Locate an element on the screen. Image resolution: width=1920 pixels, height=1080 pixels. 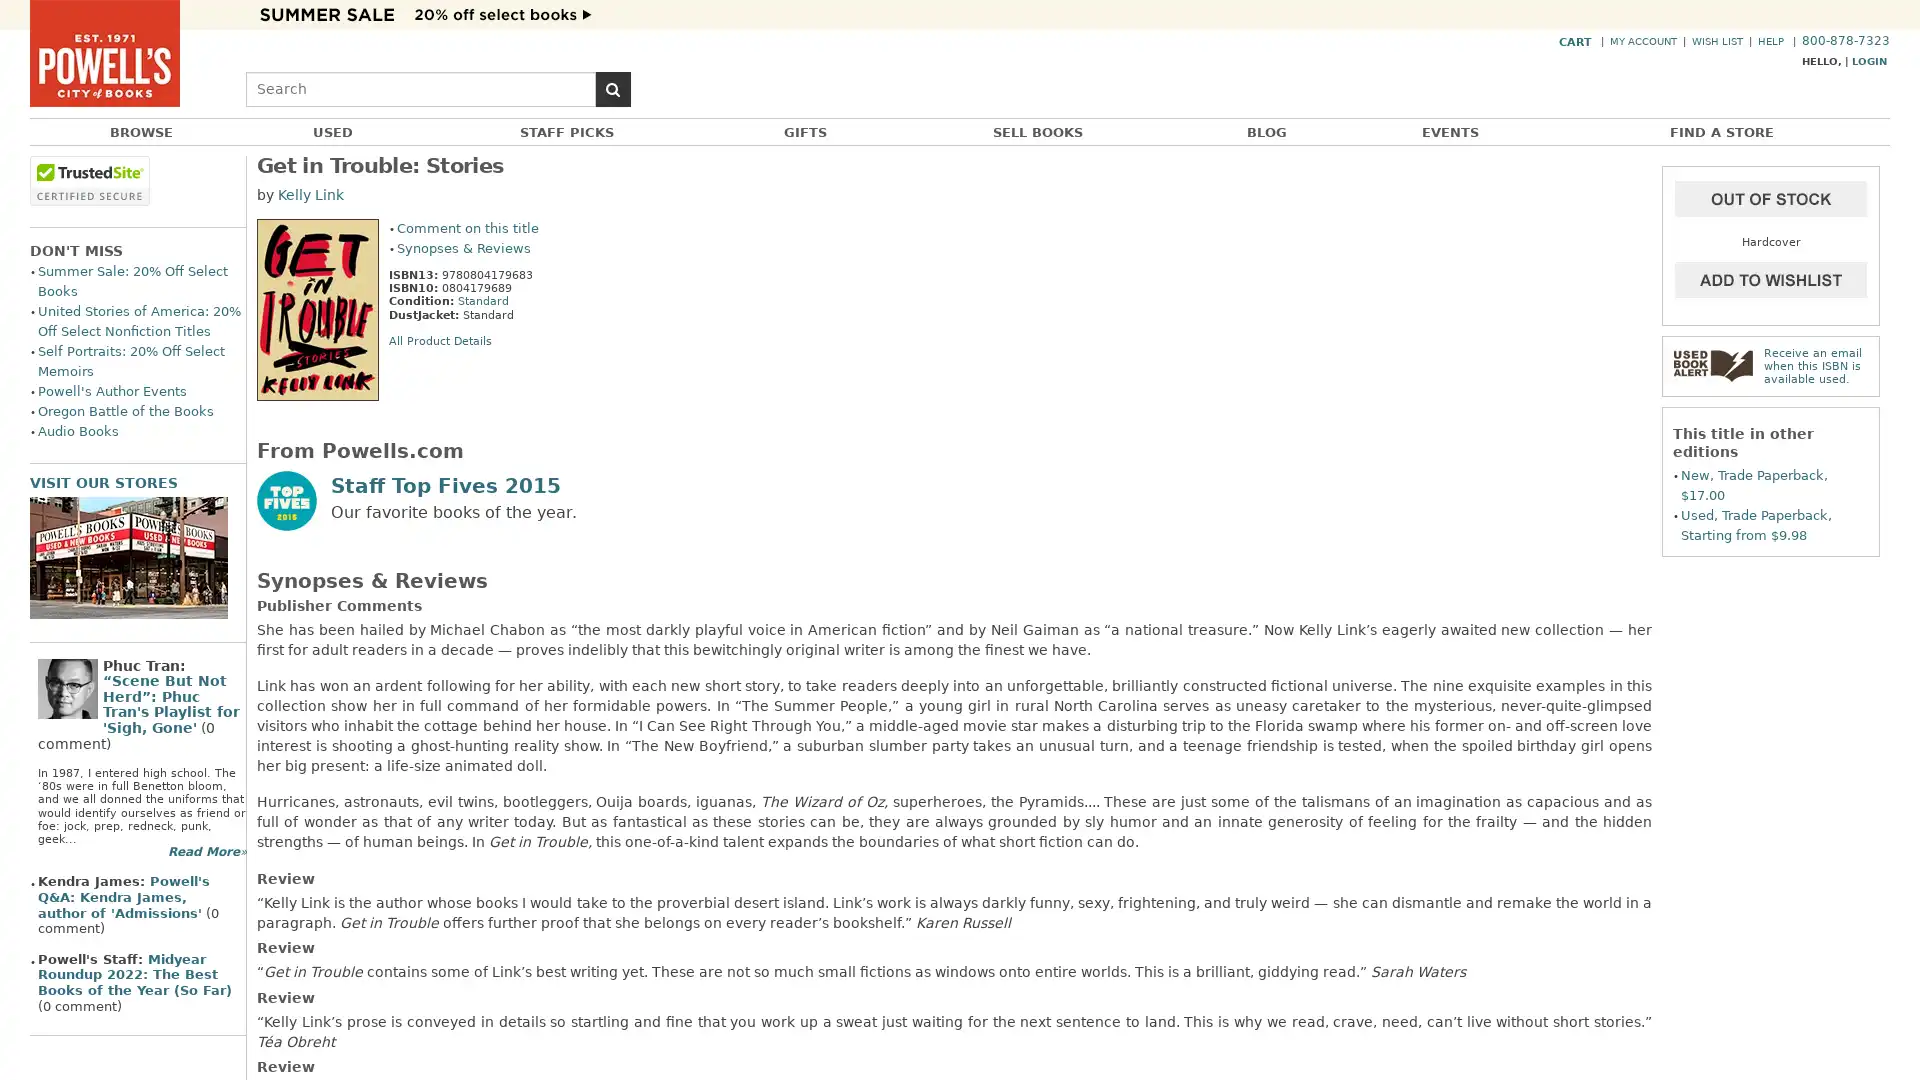
Add to Cart is located at coordinates (1771, 197).